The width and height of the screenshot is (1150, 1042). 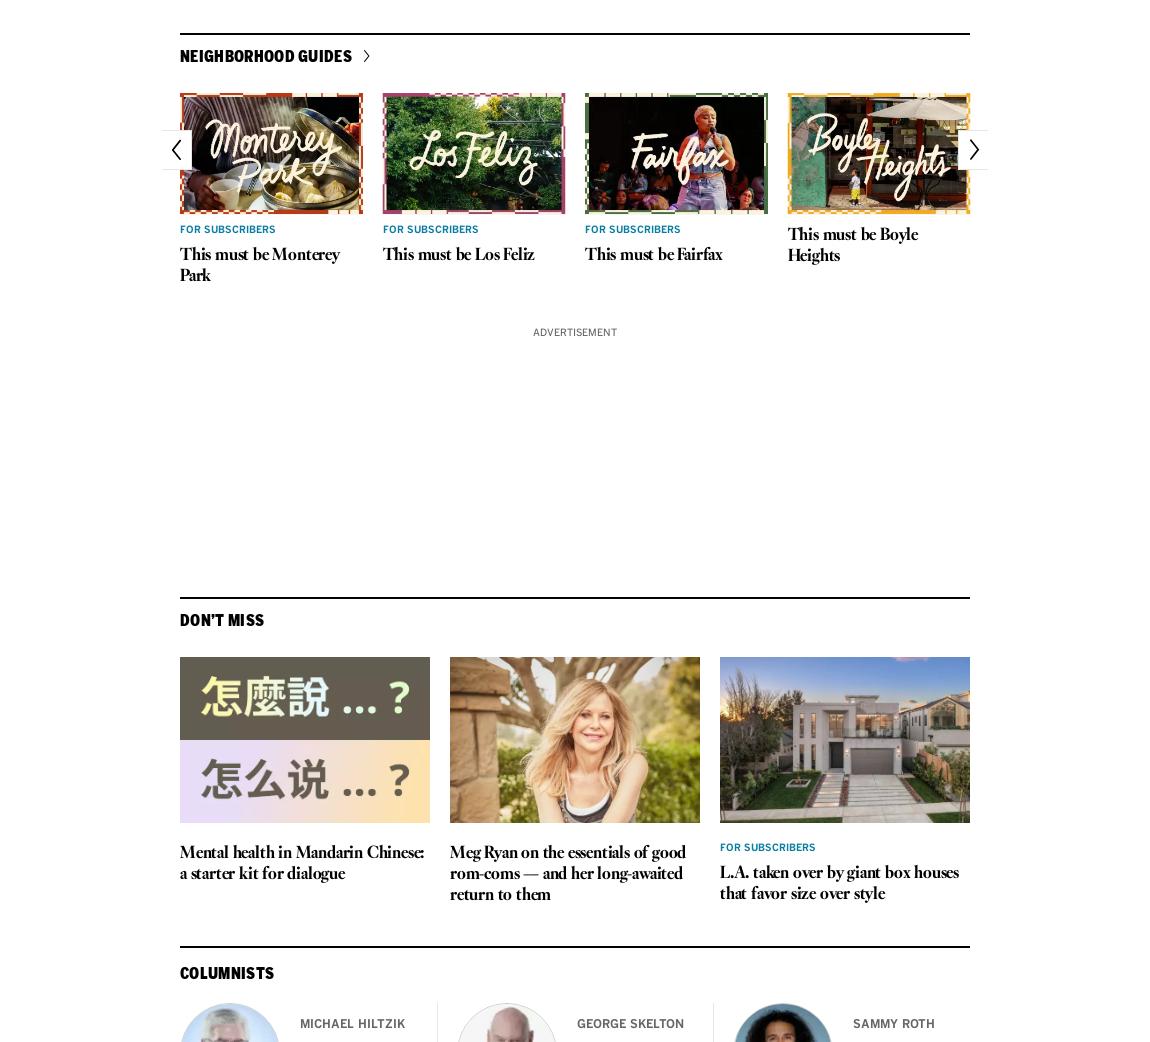 I want to click on 'Columnists', so click(x=226, y=972).